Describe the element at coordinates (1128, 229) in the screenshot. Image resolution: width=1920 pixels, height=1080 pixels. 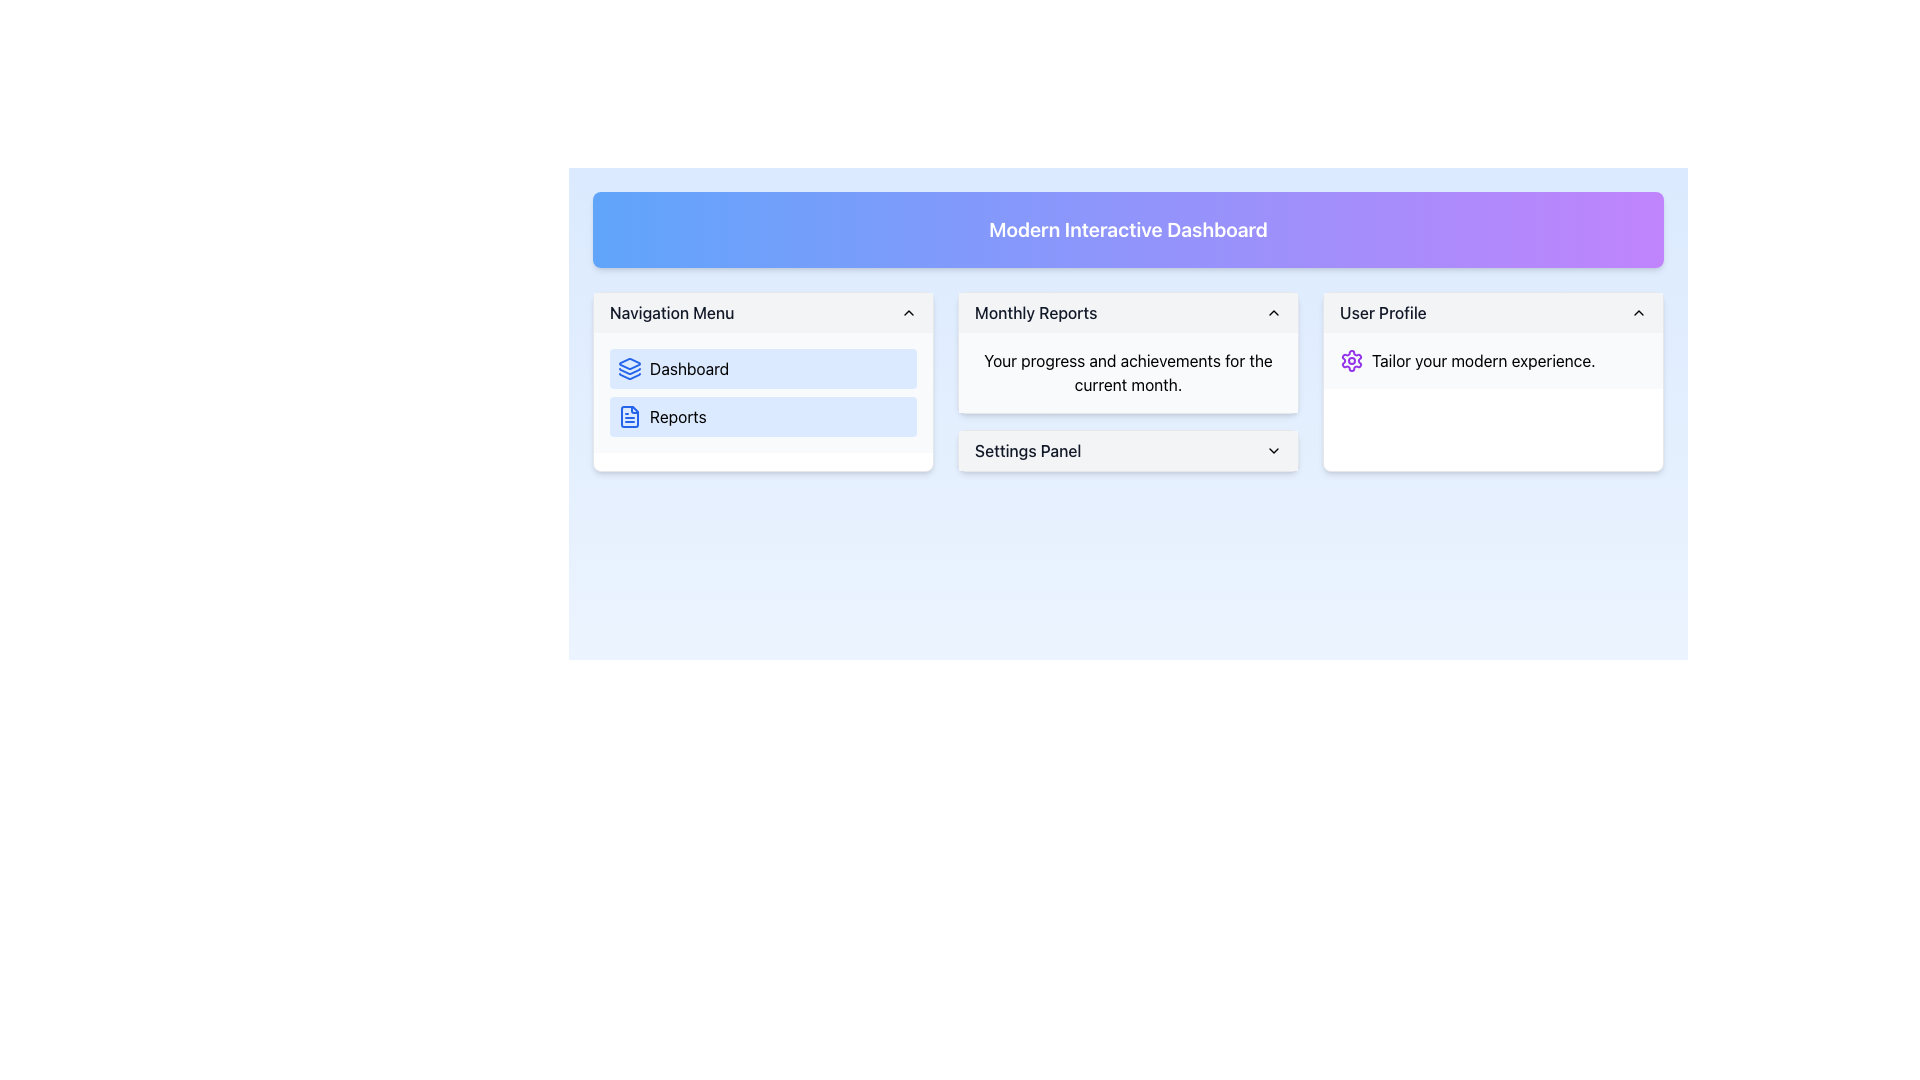
I see `the 'Modern Interactive Dashboard' text display element, which is a large, bold, white text on a gradient blue to purple background, positioned at the top-center of the interface` at that location.